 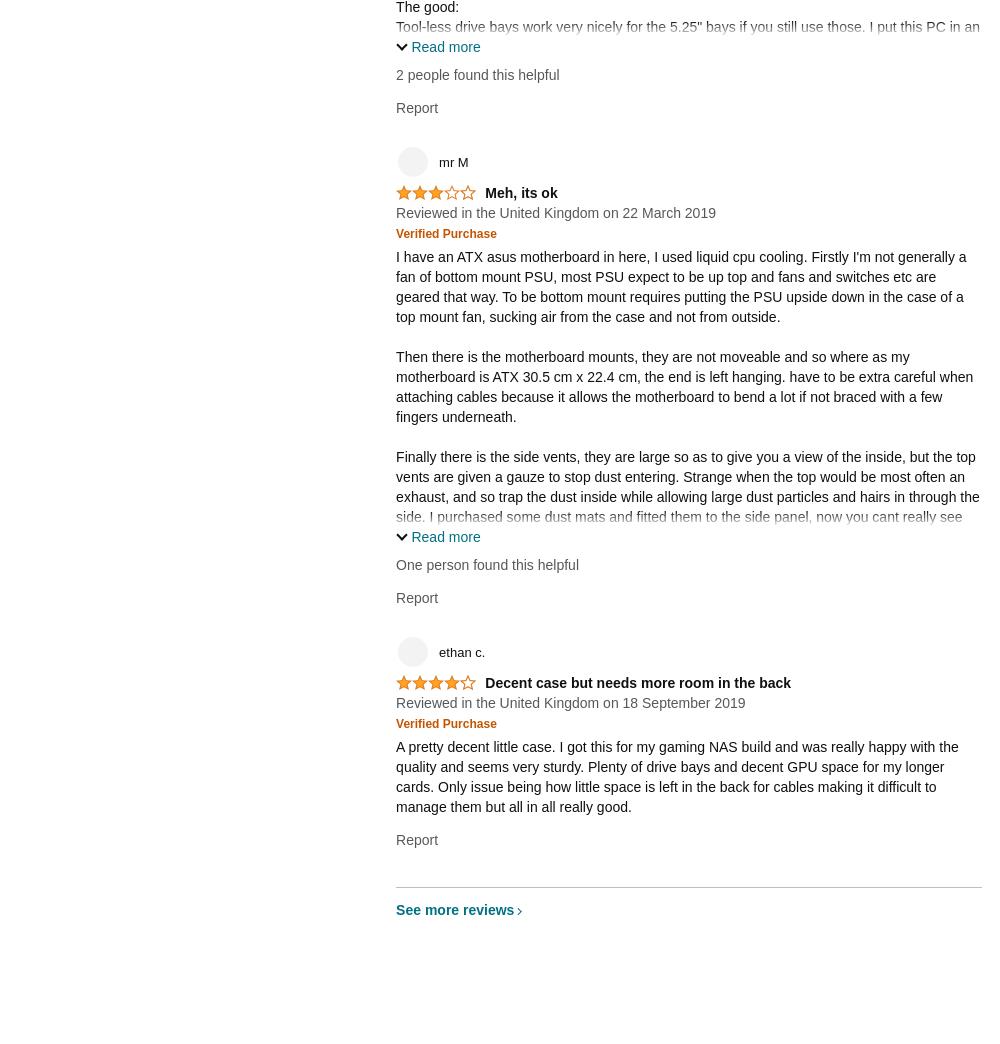 What do you see at coordinates (396, 154) in the screenshot?
I see `'Overall, I recommend this case if you have to have a place to put your ATX motherboard and you are on a budget. If you're gonna put a monster in the case, I suggest something with better airflow. Again, I got the red one with the side window by accident so the blue one with the fan mounts on the side panel is the one to get.'` at bounding box center [396, 154].